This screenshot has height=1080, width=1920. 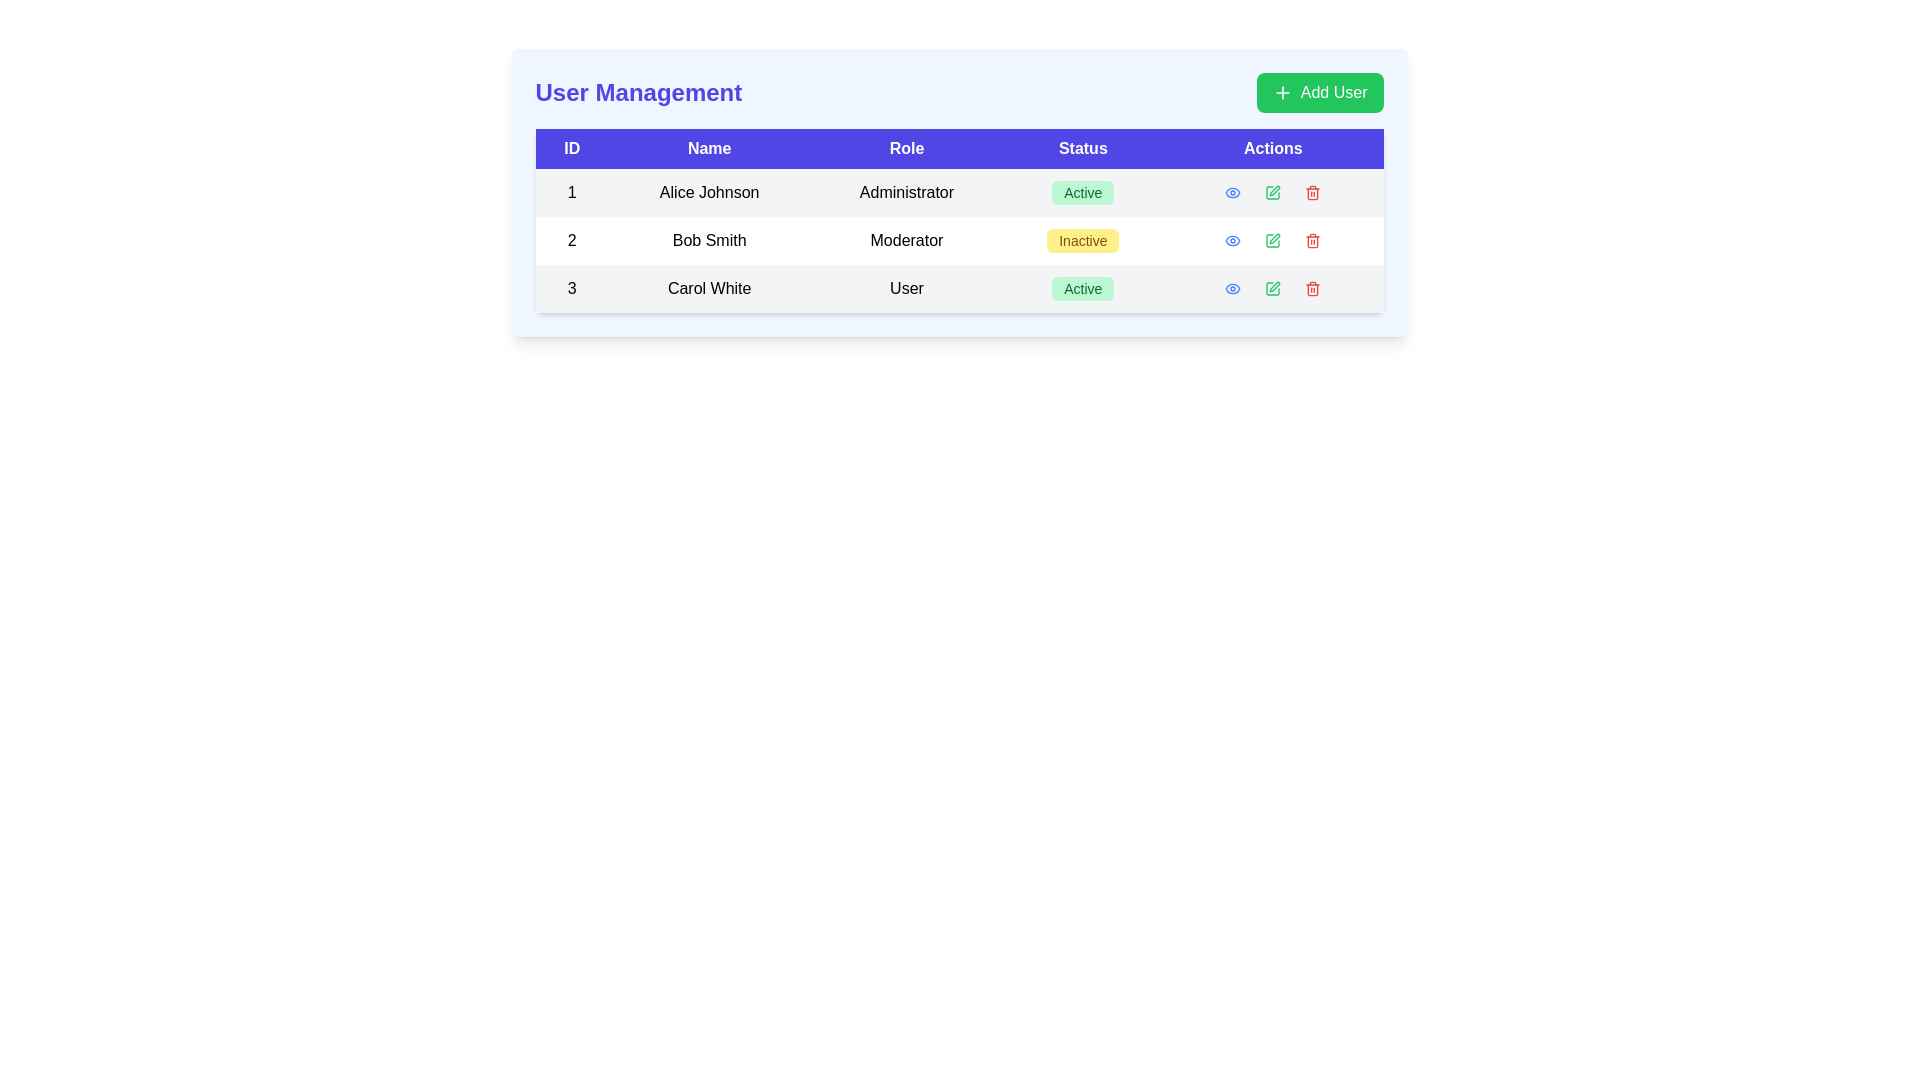 What do you see at coordinates (958, 289) in the screenshot?
I see `the third row of the user management table containing user ID '3', name 'Carol White', role 'User', and status 'Active'` at bounding box center [958, 289].